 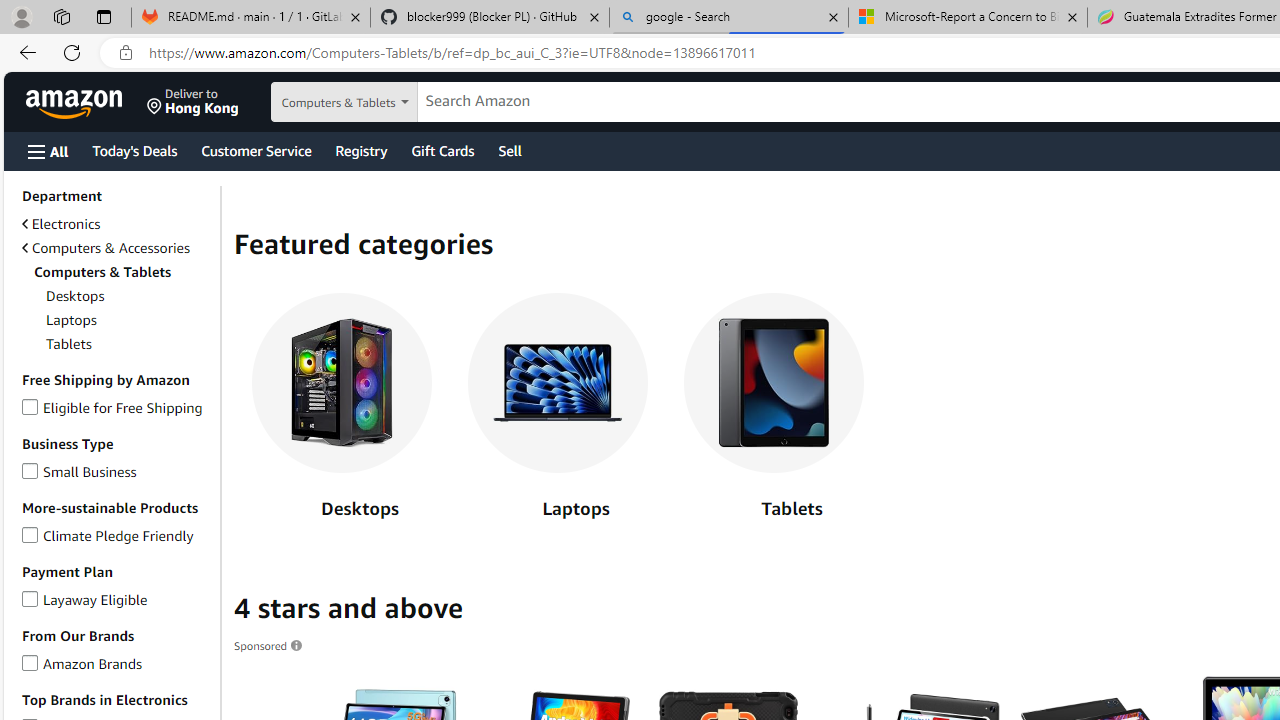 What do you see at coordinates (342, 383) in the screenshot?
I see `'Desktops'` at bounding box center [342, 383].